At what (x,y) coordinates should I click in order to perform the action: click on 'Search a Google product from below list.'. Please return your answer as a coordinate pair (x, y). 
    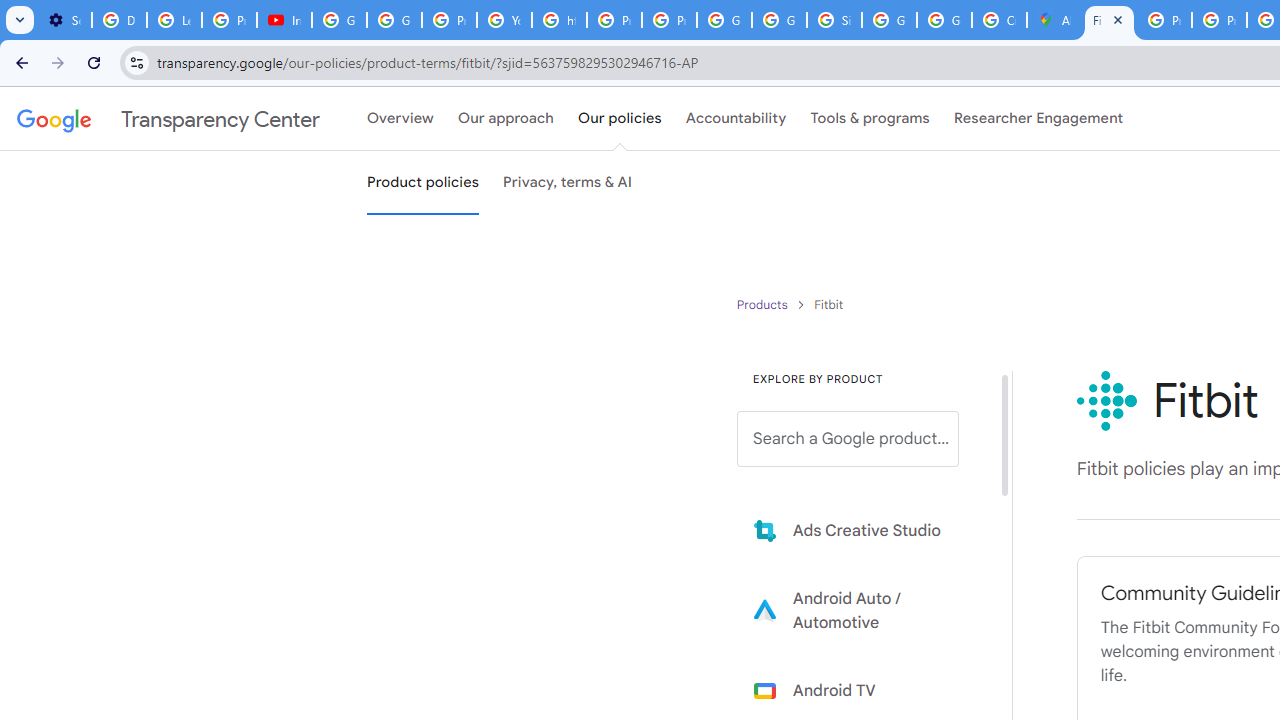
    Looking at the image, I should click on (848, 438).